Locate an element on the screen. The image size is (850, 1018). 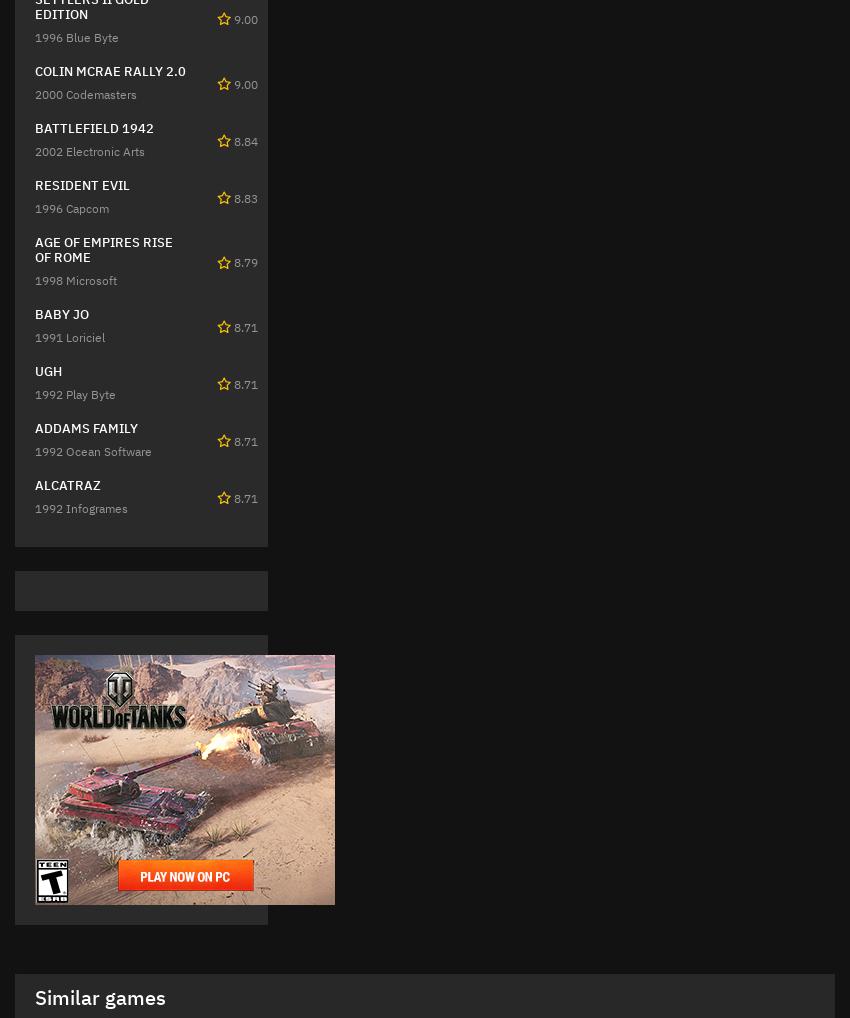
'BABY JO' is located at coordinates (61, 312).